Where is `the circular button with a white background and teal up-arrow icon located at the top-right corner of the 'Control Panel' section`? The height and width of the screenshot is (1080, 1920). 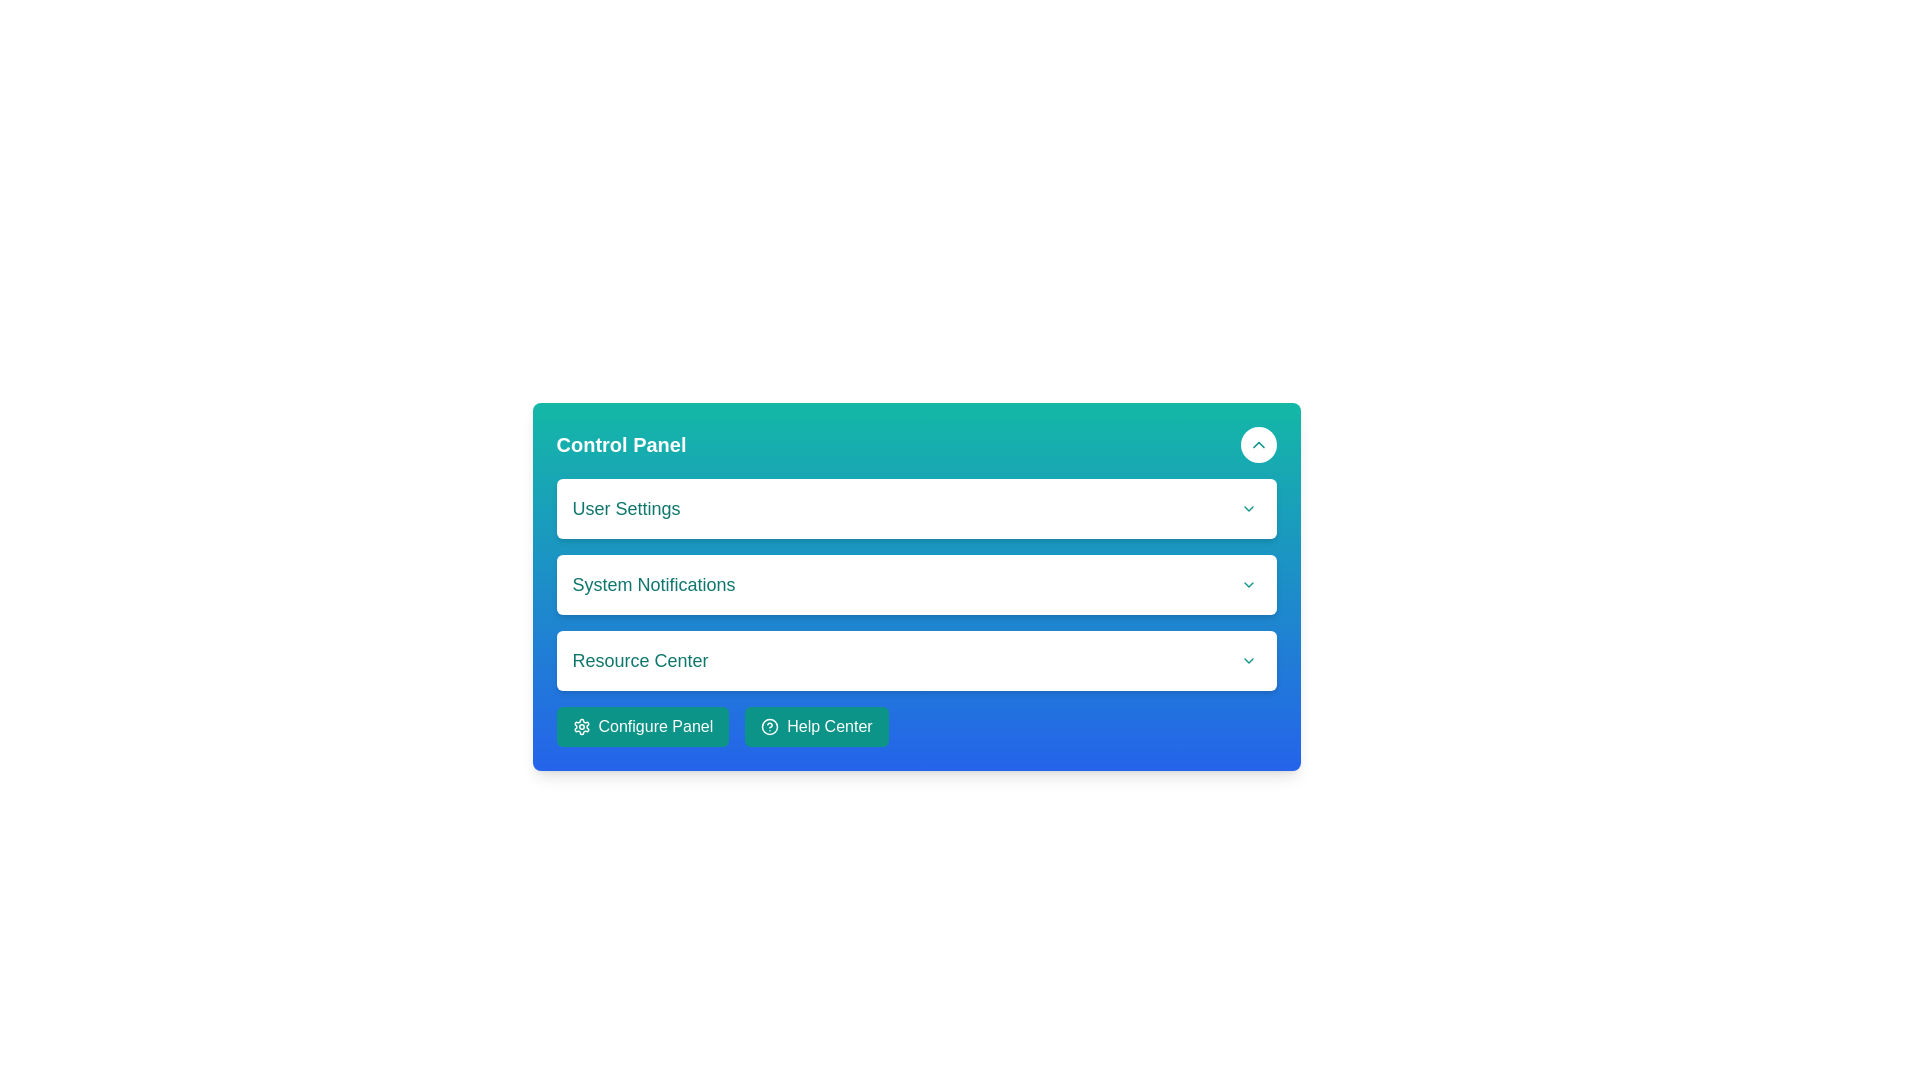 the circular button with a white background and teal up-arrow icon located at the top-right corner of the 'Control Panel' section is located at coordinates (1257, 443).